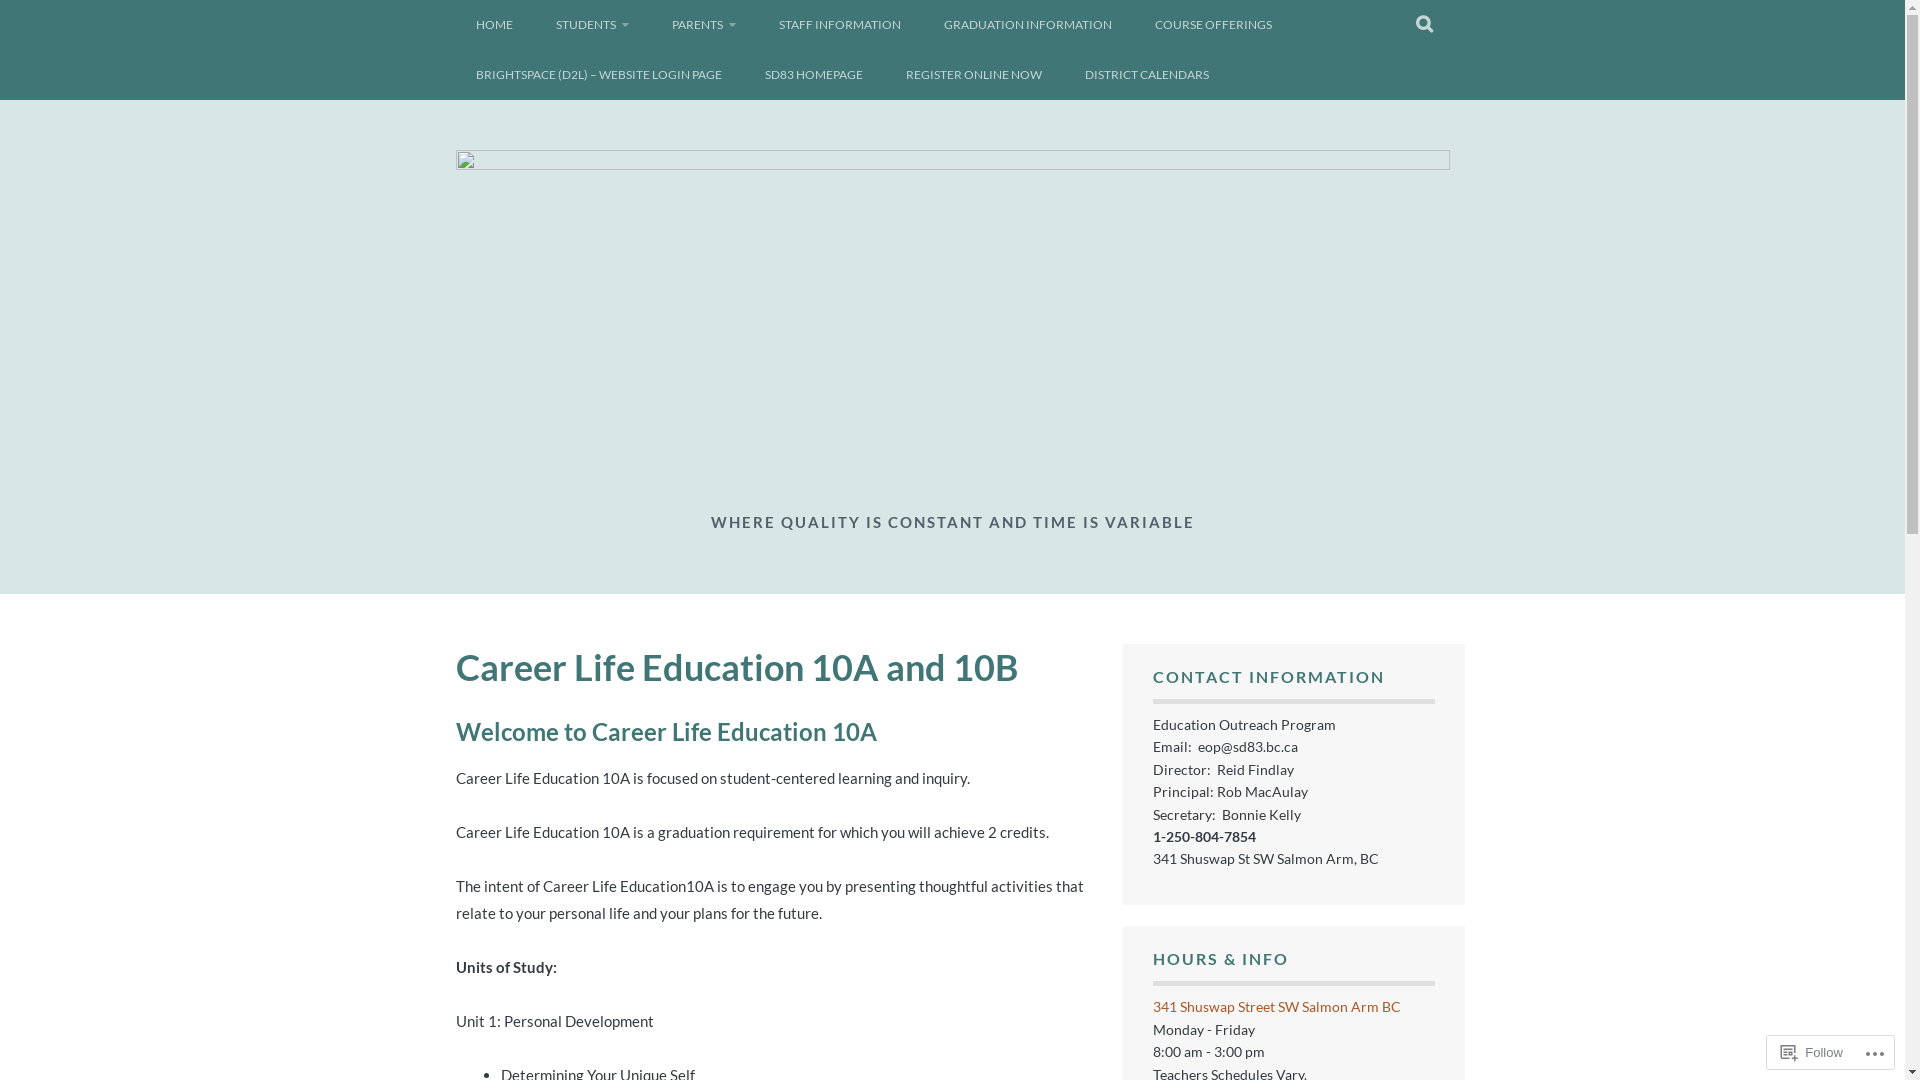 Image resolution: width=1920 pixels, height=1080 pixels. Describe the element at coordinates (652, 24) in the screenshot. I see `'PARENTS'` at that location.